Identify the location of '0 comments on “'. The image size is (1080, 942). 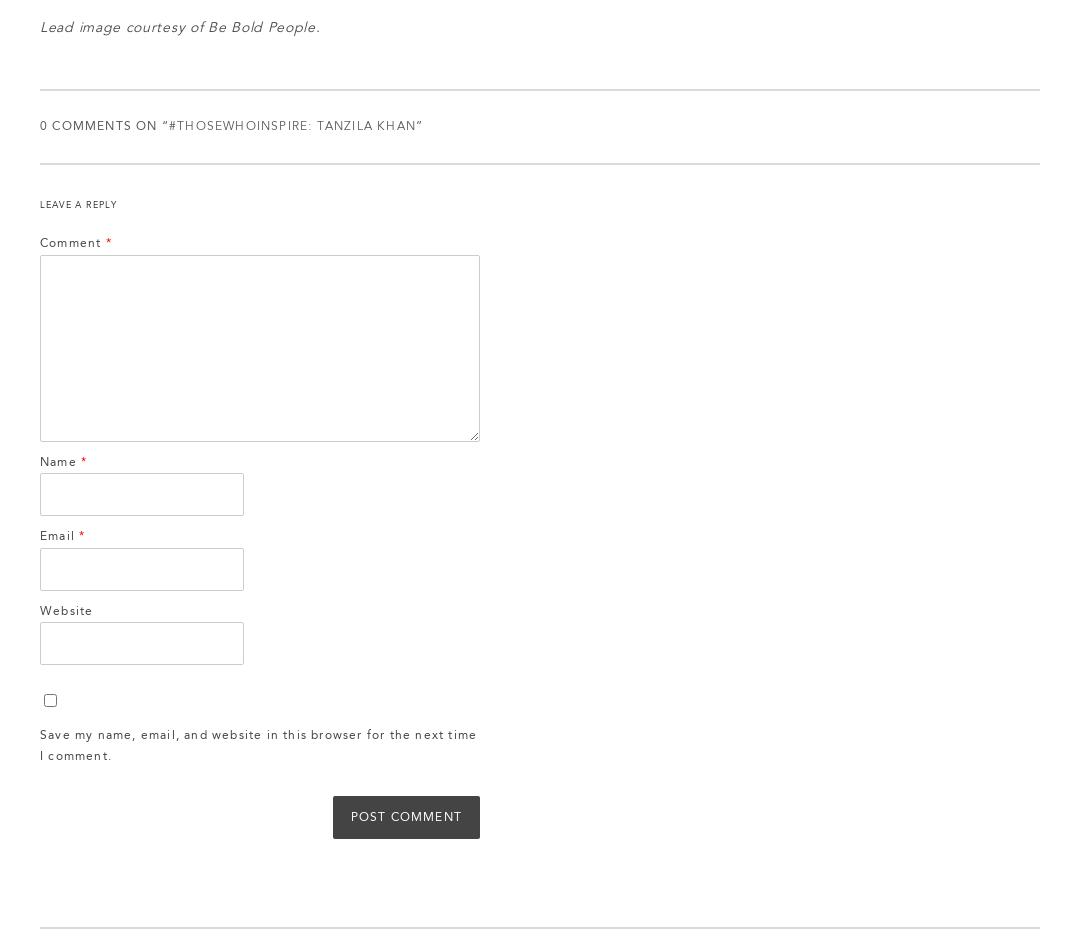
(104, 126).